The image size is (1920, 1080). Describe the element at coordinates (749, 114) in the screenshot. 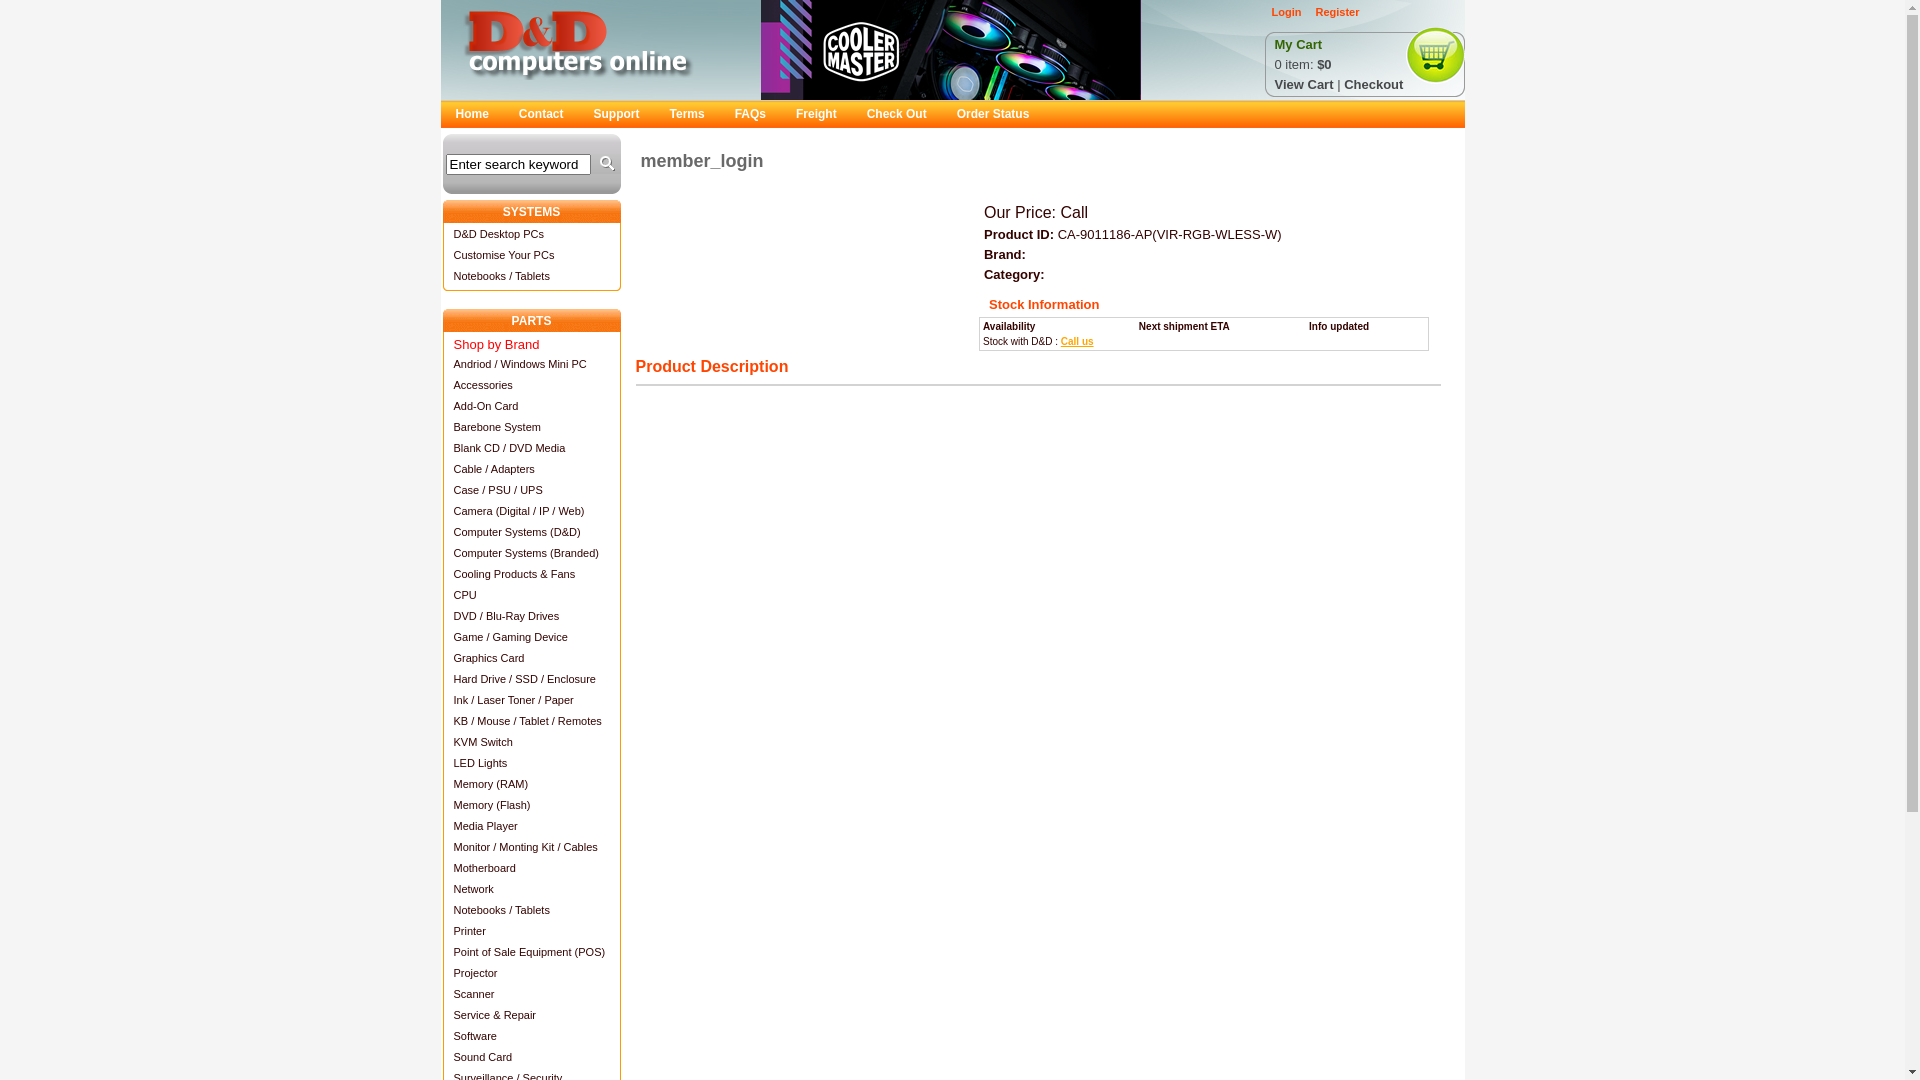

I see `'FAQs'` at that location.